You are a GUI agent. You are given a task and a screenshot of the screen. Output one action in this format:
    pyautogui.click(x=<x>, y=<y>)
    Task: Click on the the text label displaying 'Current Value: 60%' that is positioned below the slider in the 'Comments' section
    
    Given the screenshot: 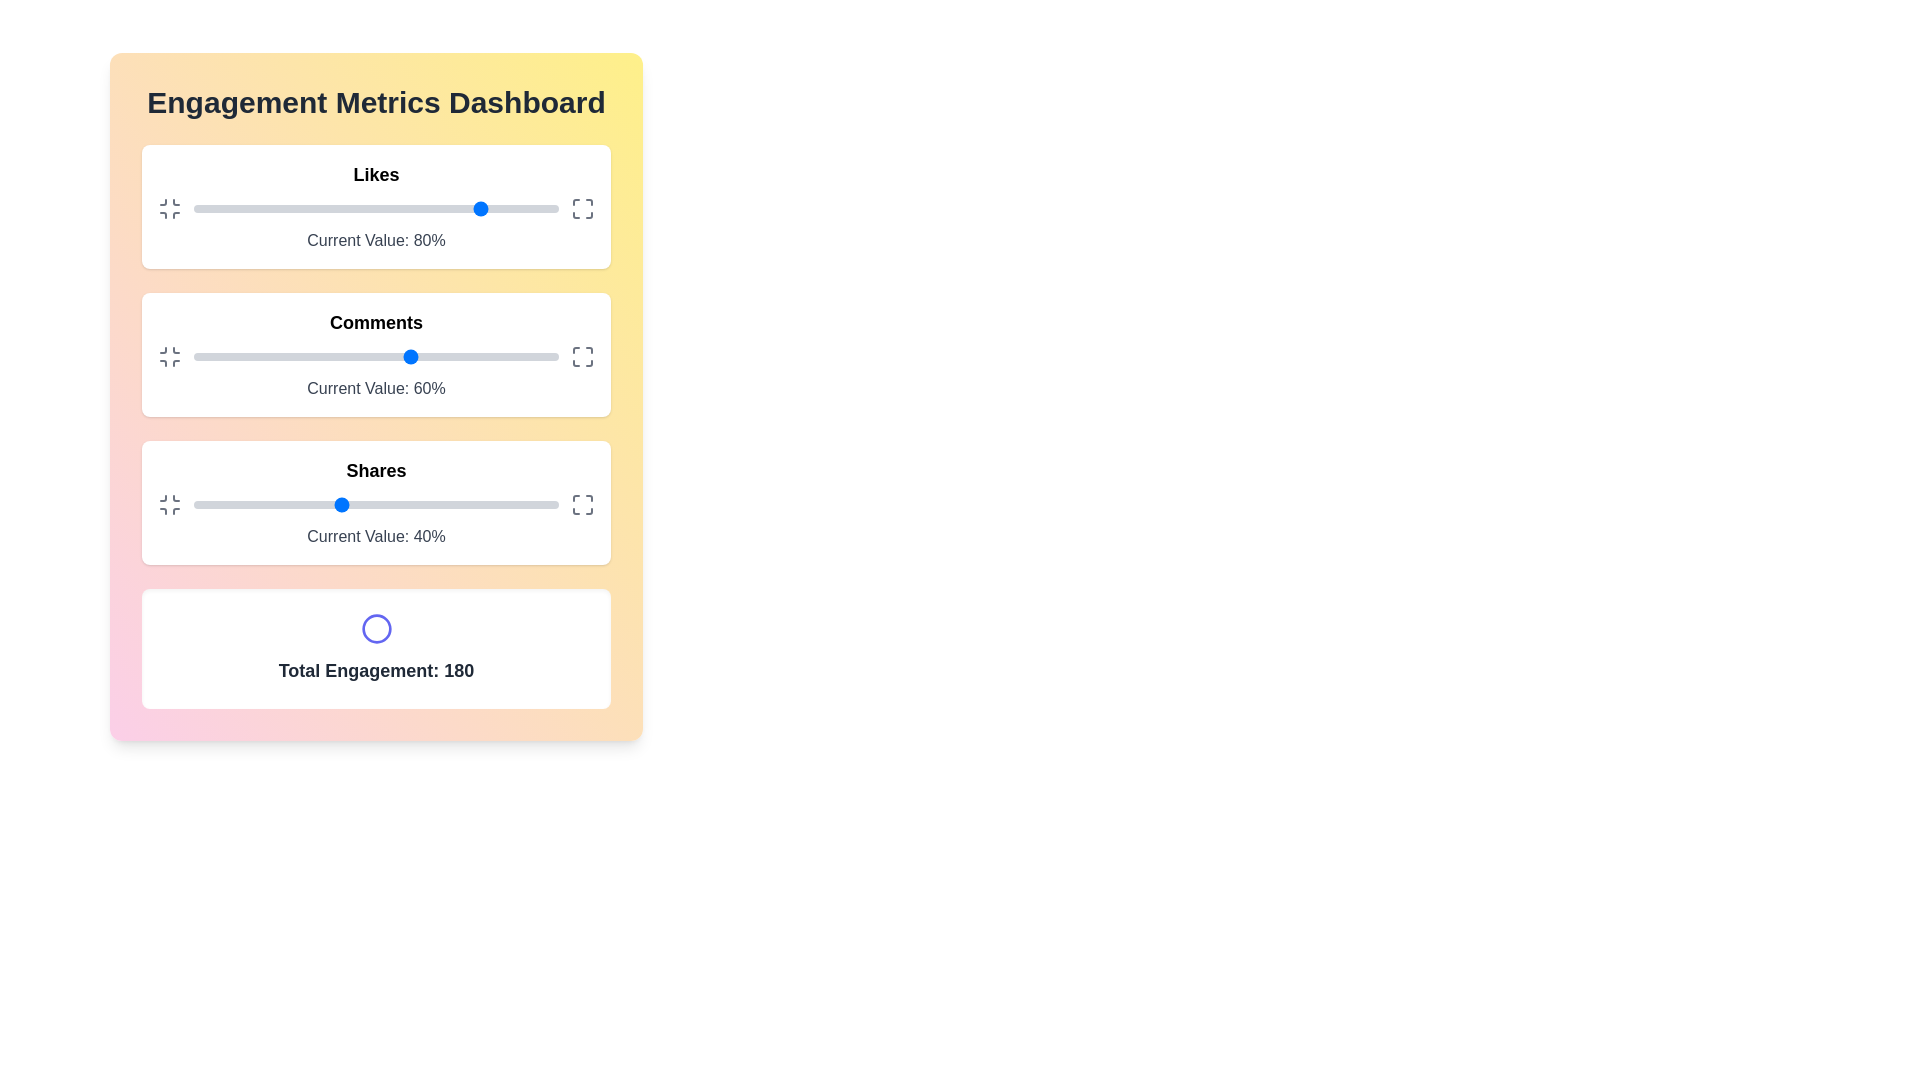 What is the action you would take?
    pyautogui.click(x=376, y=389)
    